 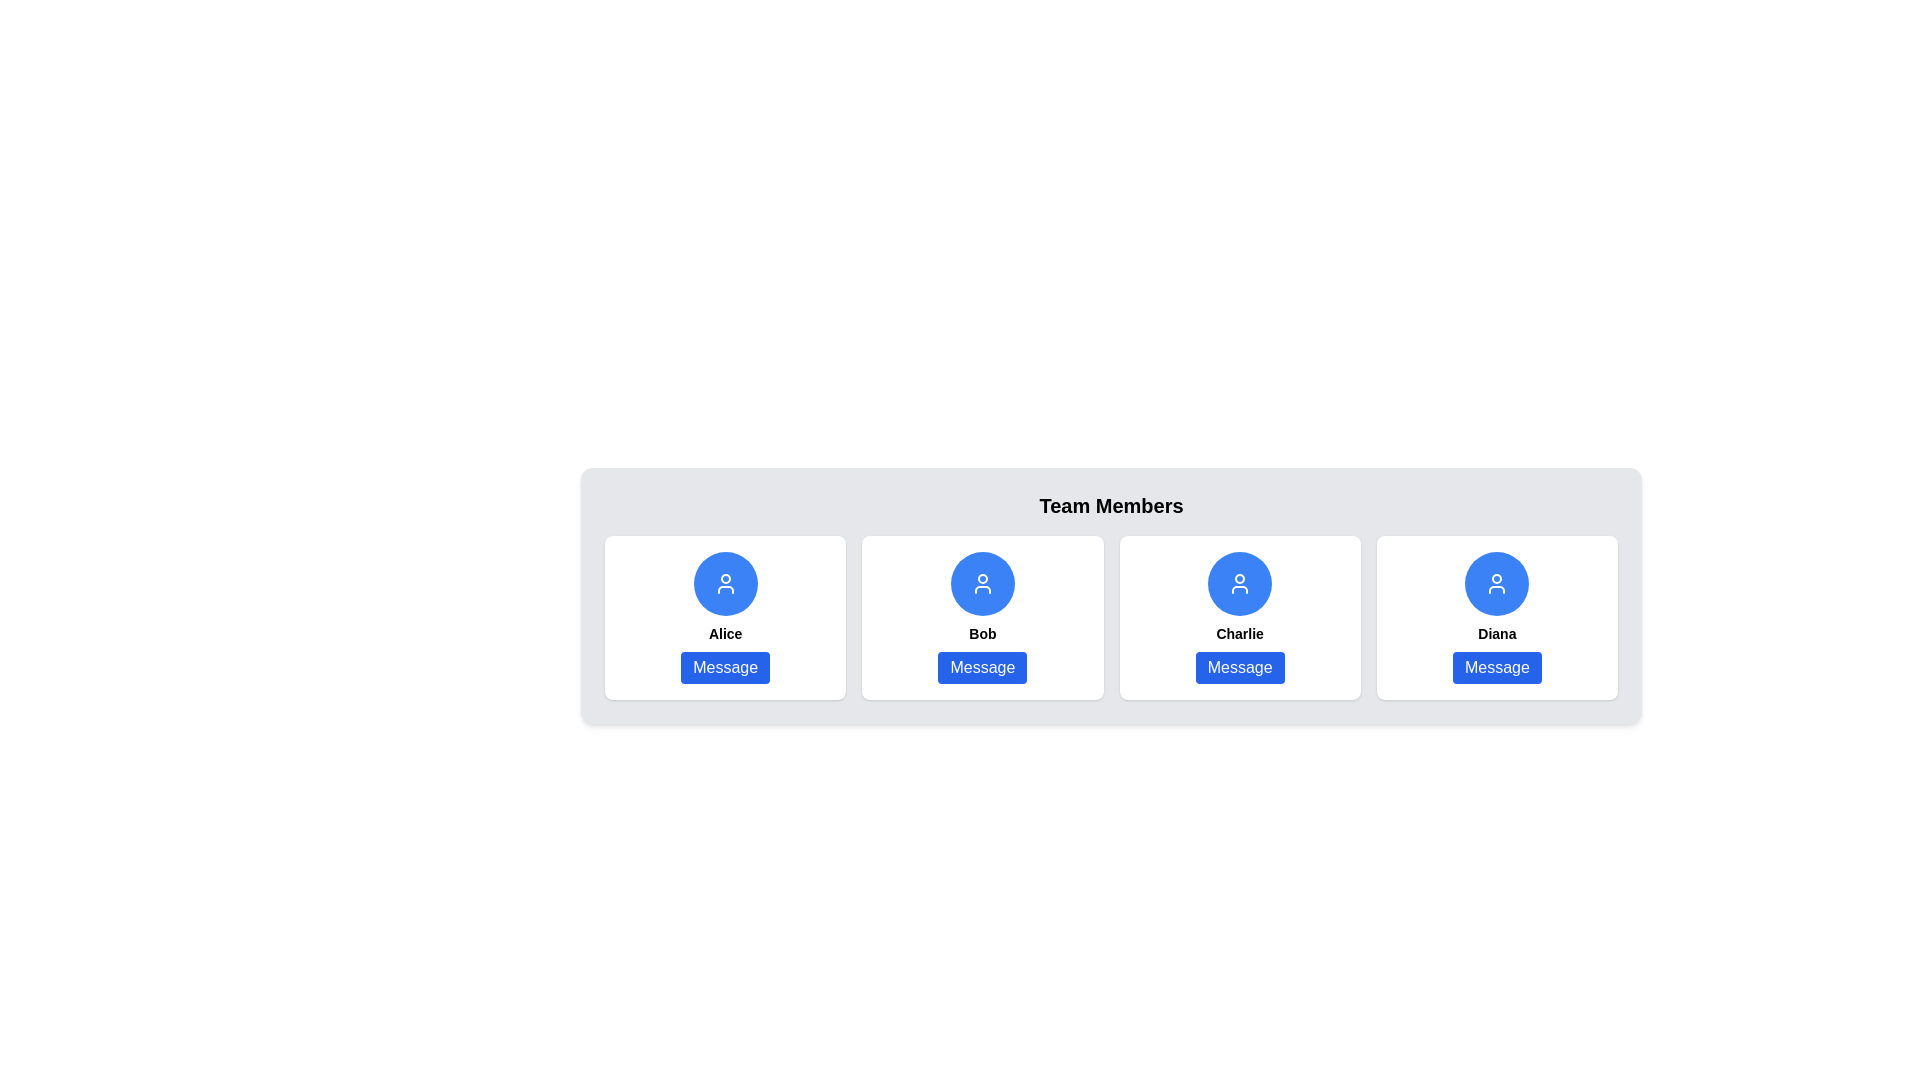 I want to click on the static text label displaying 'Charlie', which is bold and black, located above the 'Message' button and below a circular avatar in the third card of a horizontally aligned list, so click(x=1239, y=633).